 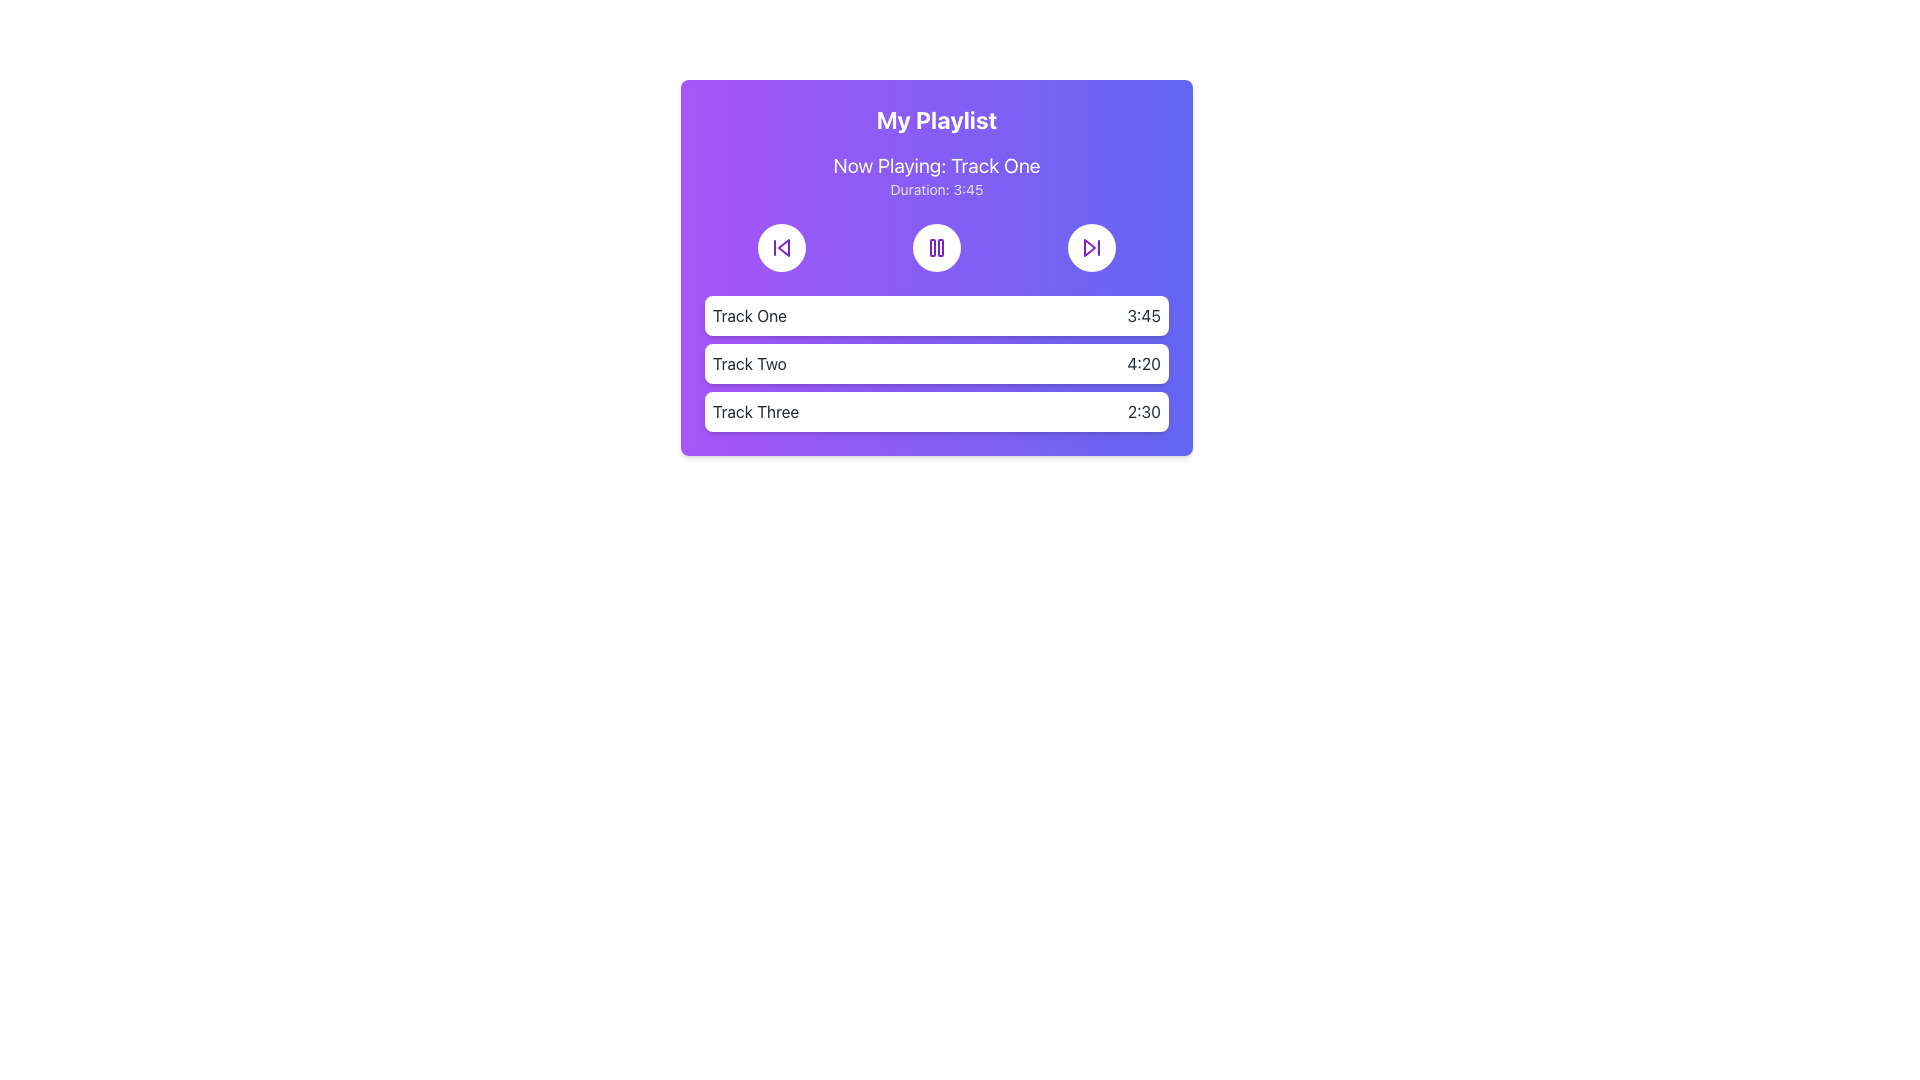 What do you see at coordinates (935, 246) in the screenshot?
I see `the pause icon button located centrally between the previous and next track buttons` at bounding box center [935, 246].